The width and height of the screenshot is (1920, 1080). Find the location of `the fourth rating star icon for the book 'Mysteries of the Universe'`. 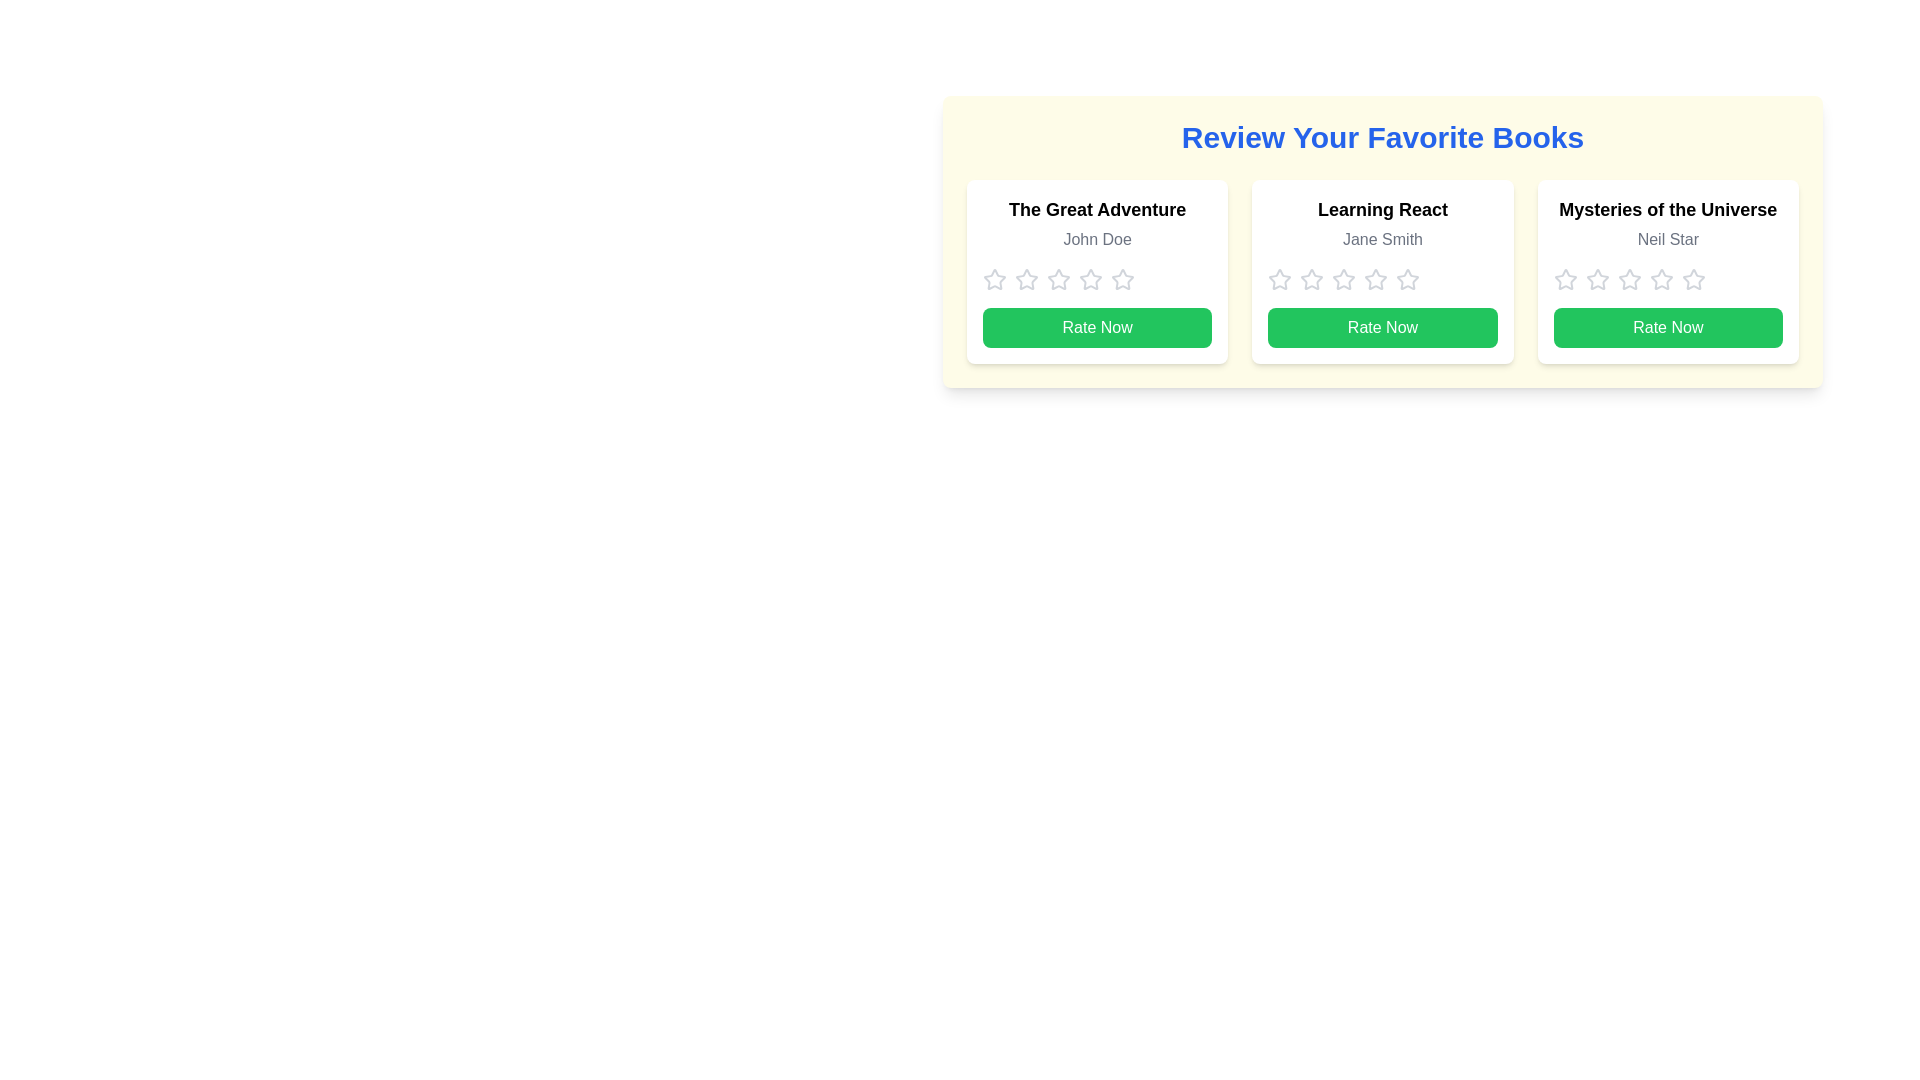

the fourth rating star icon for the book 'Mysteries of the Universe' is located at coordinates (1692, 279).